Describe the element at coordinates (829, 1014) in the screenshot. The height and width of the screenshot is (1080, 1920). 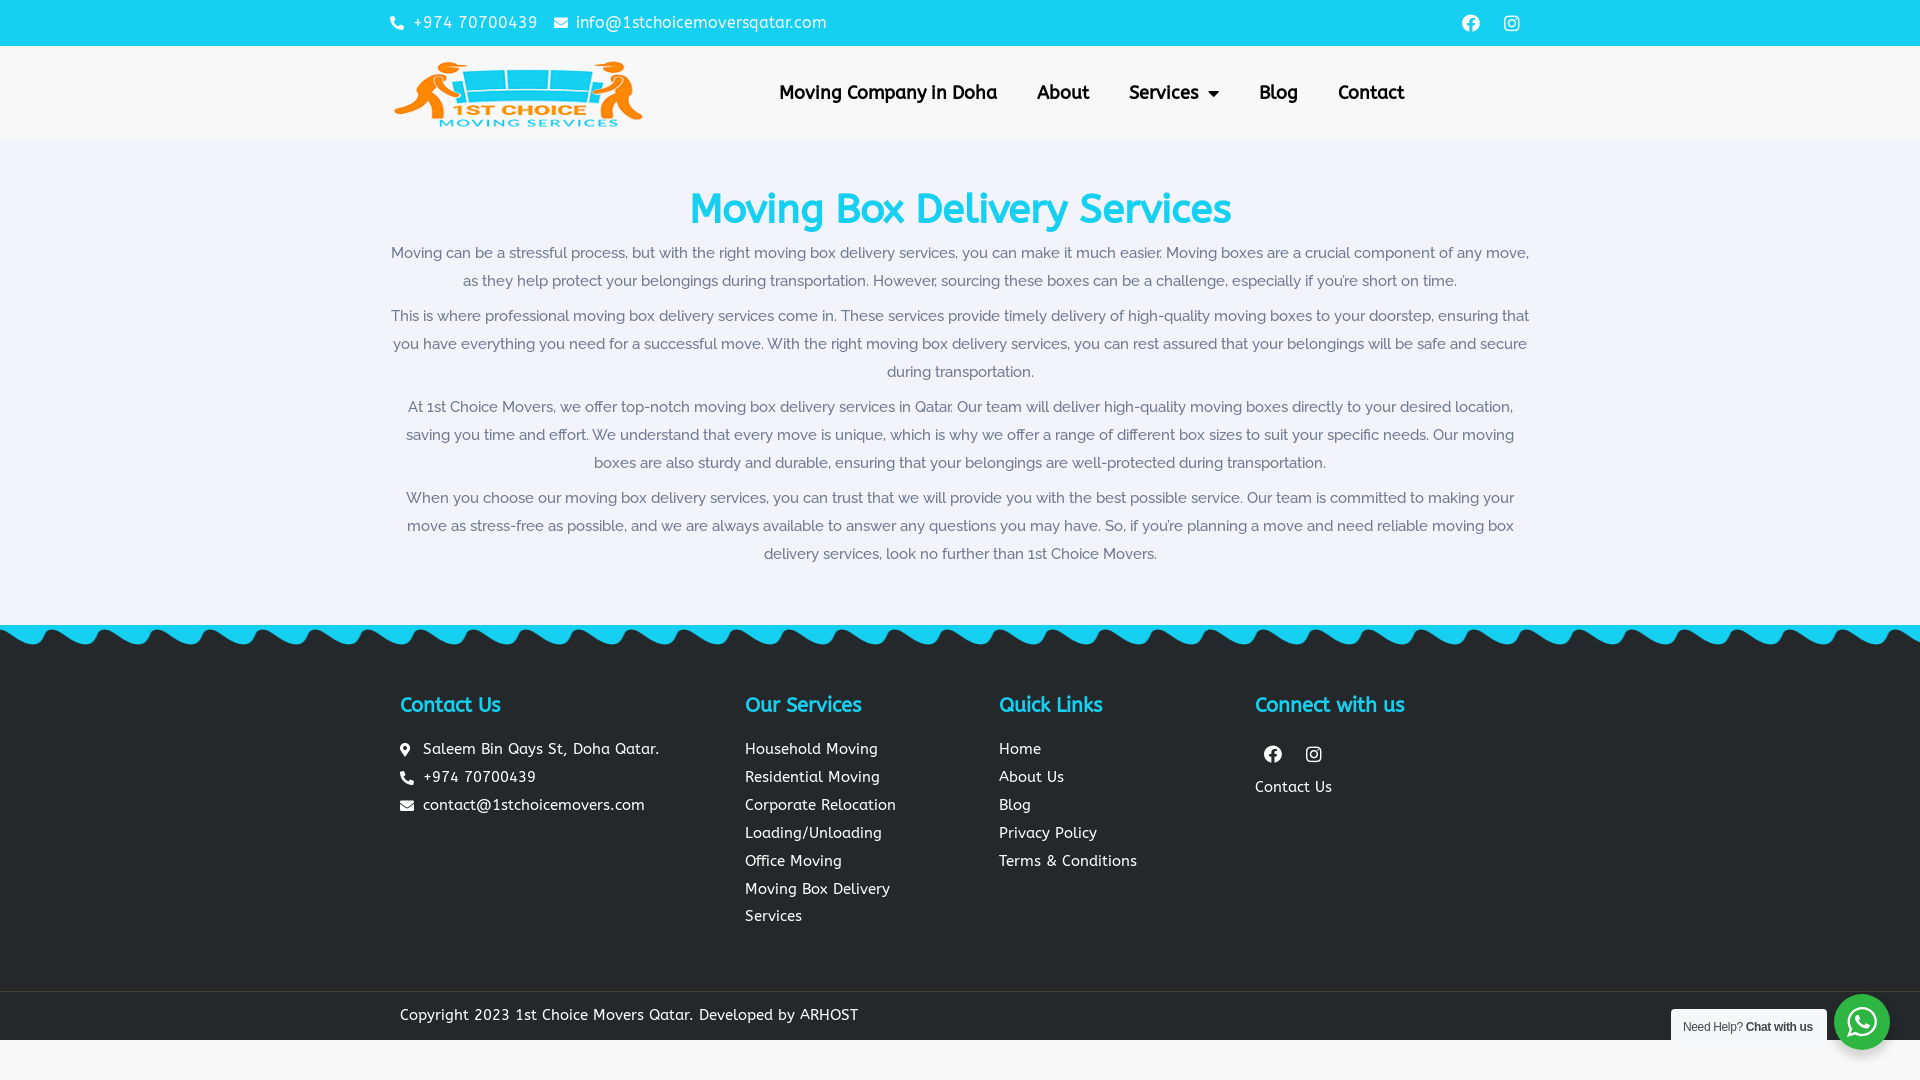
I see `'ARHOST'` at that location.